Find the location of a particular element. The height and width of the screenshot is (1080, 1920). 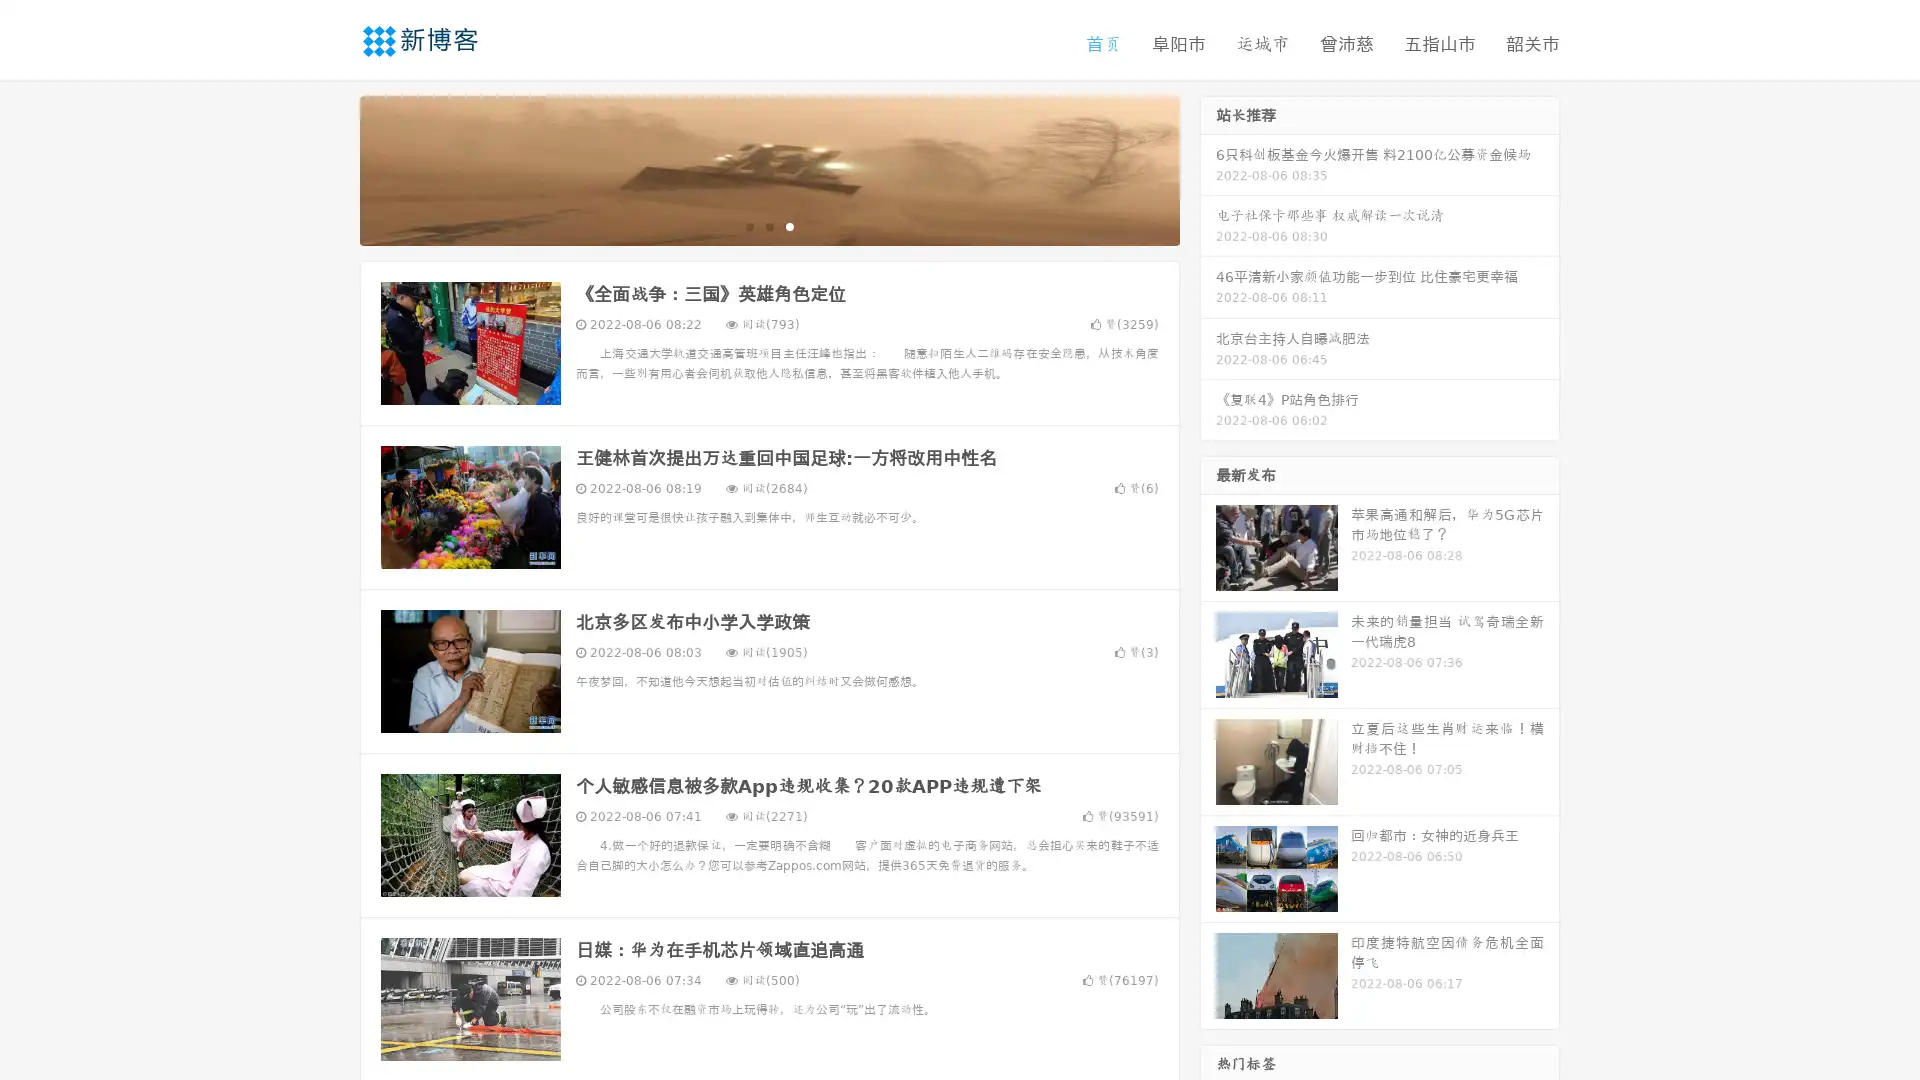

Go to slide 2 is located at coordinates (768, 225).